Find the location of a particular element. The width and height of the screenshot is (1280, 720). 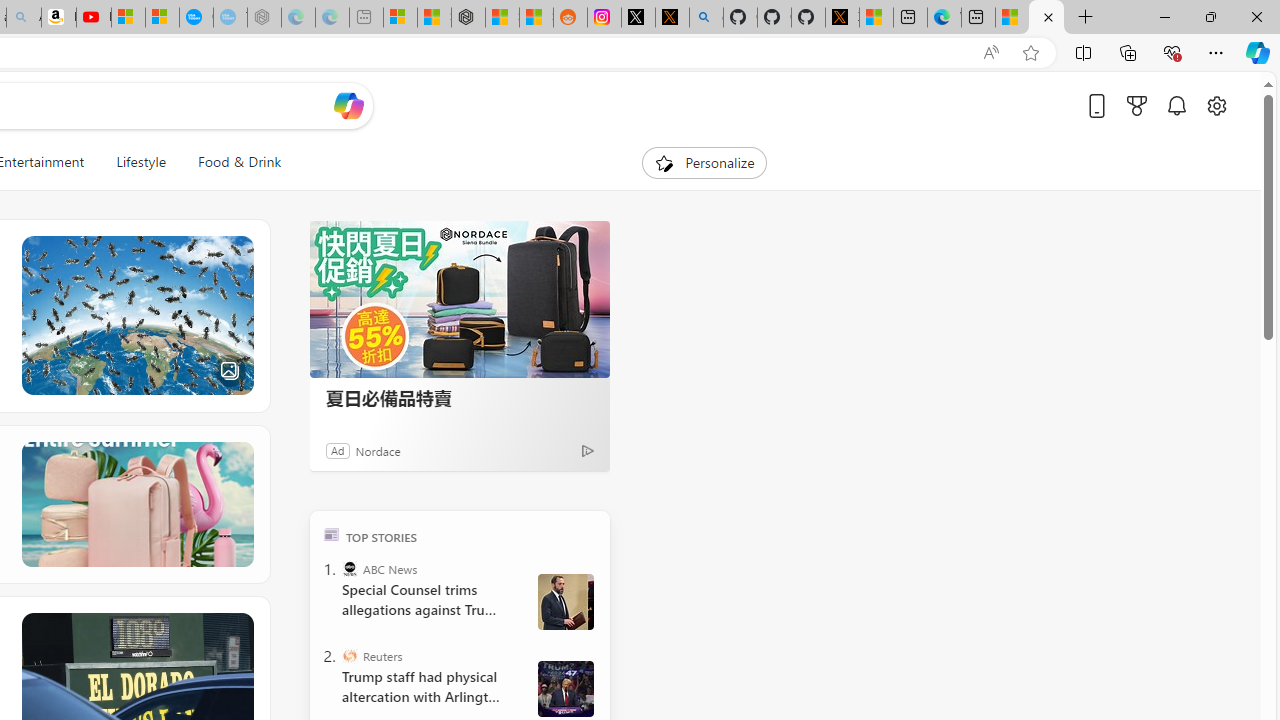

'TOP' is located at coordinates (332, 533).